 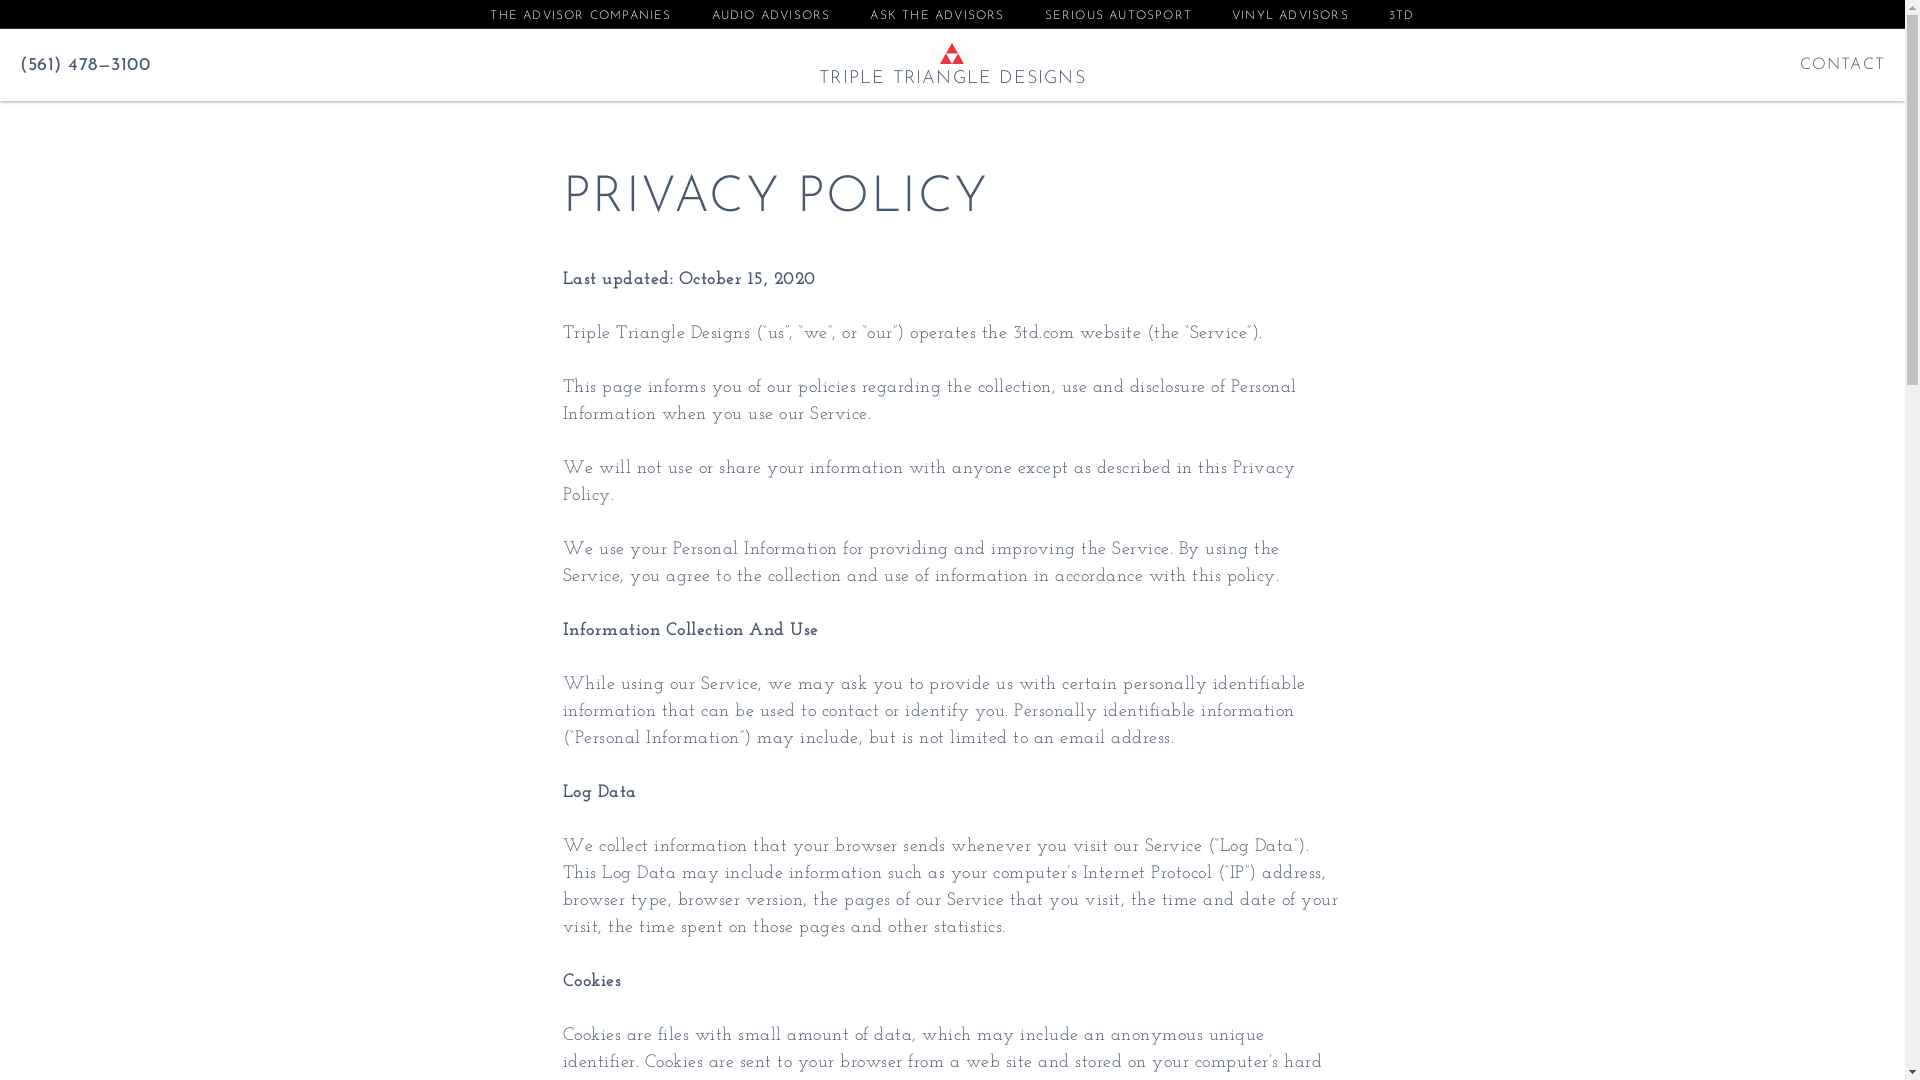 What do you see at coordinates (770, 15) in the screenshot?
I see `'AUDIO ADVISORS'` at bounding box center [770, 15].